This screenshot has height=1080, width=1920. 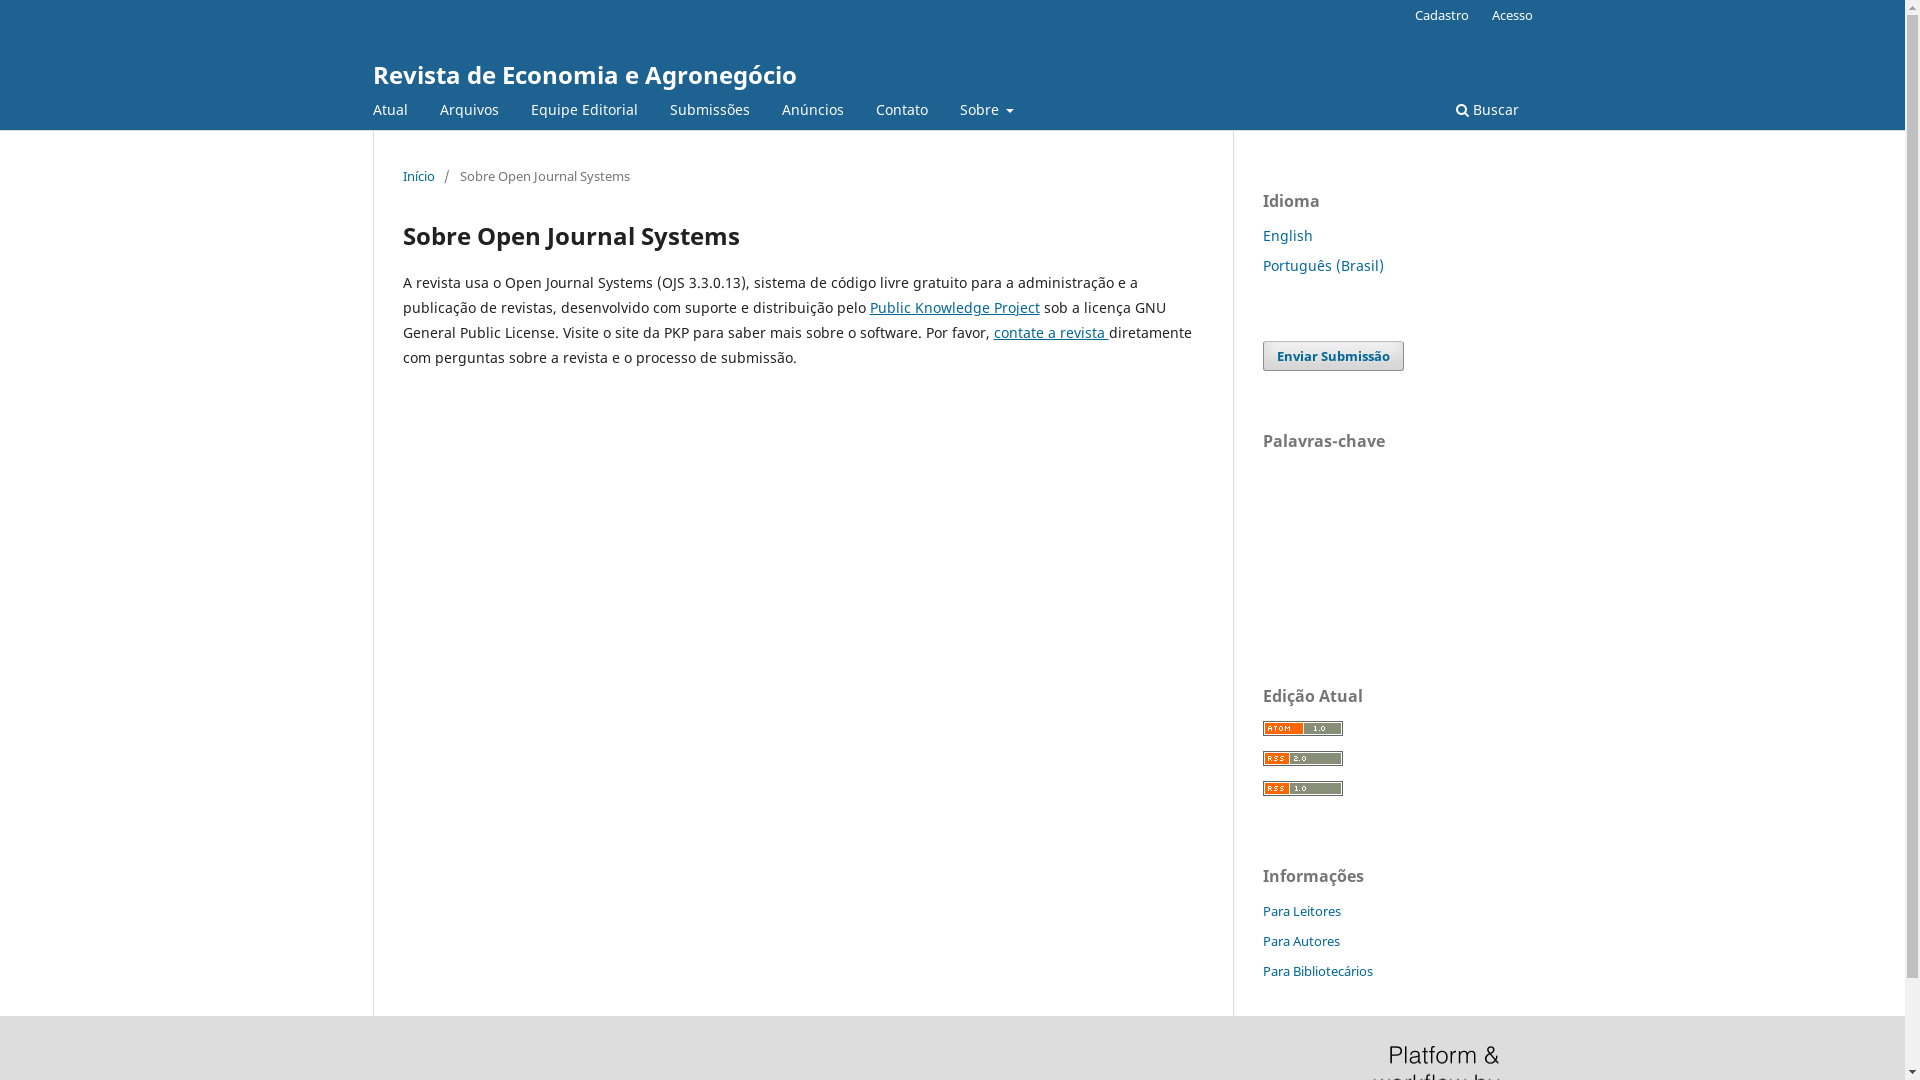 I want to click on 'Contato', so click(x=900, y=112).